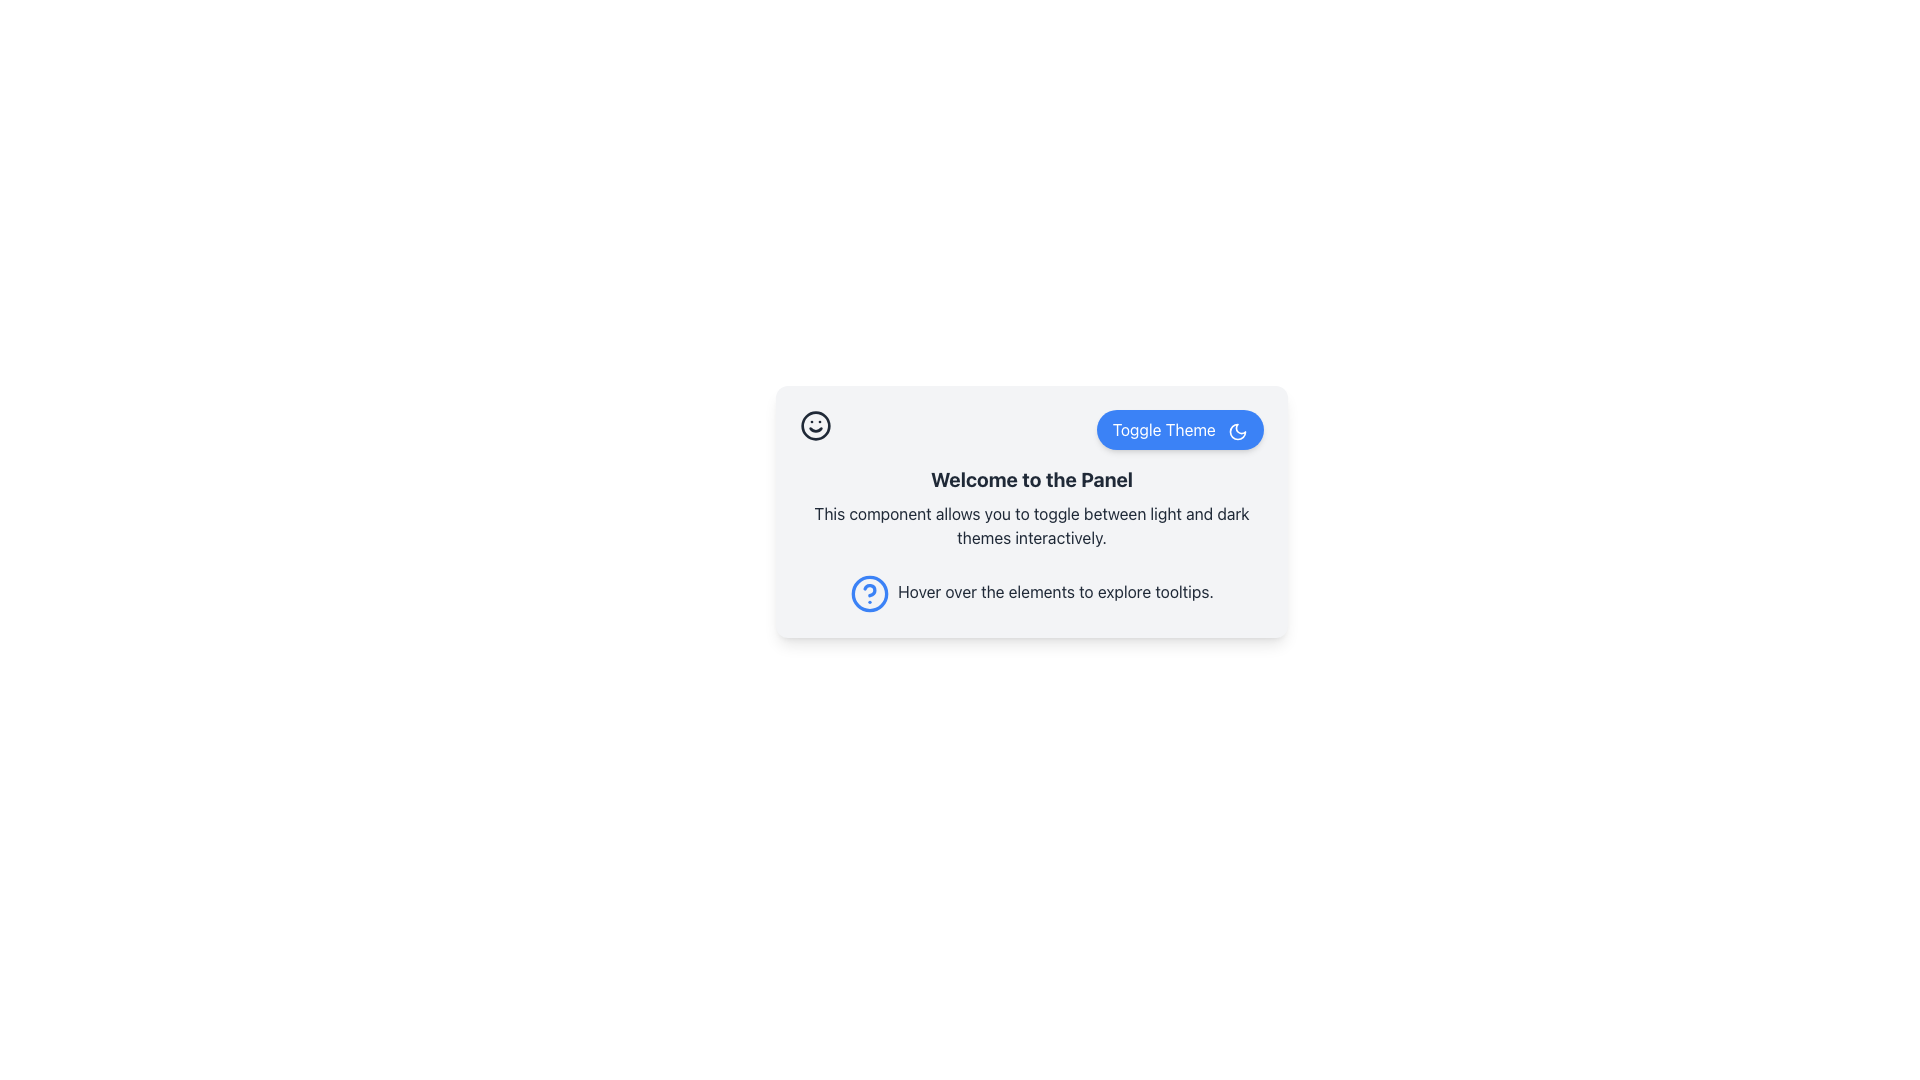  Describe the element at coordinates (1237, 430) in the screenshot. I see `the crescent moon-shaped icon with a blue background and white outline, located to the right of the 'Toggle Theme' text` at that location.